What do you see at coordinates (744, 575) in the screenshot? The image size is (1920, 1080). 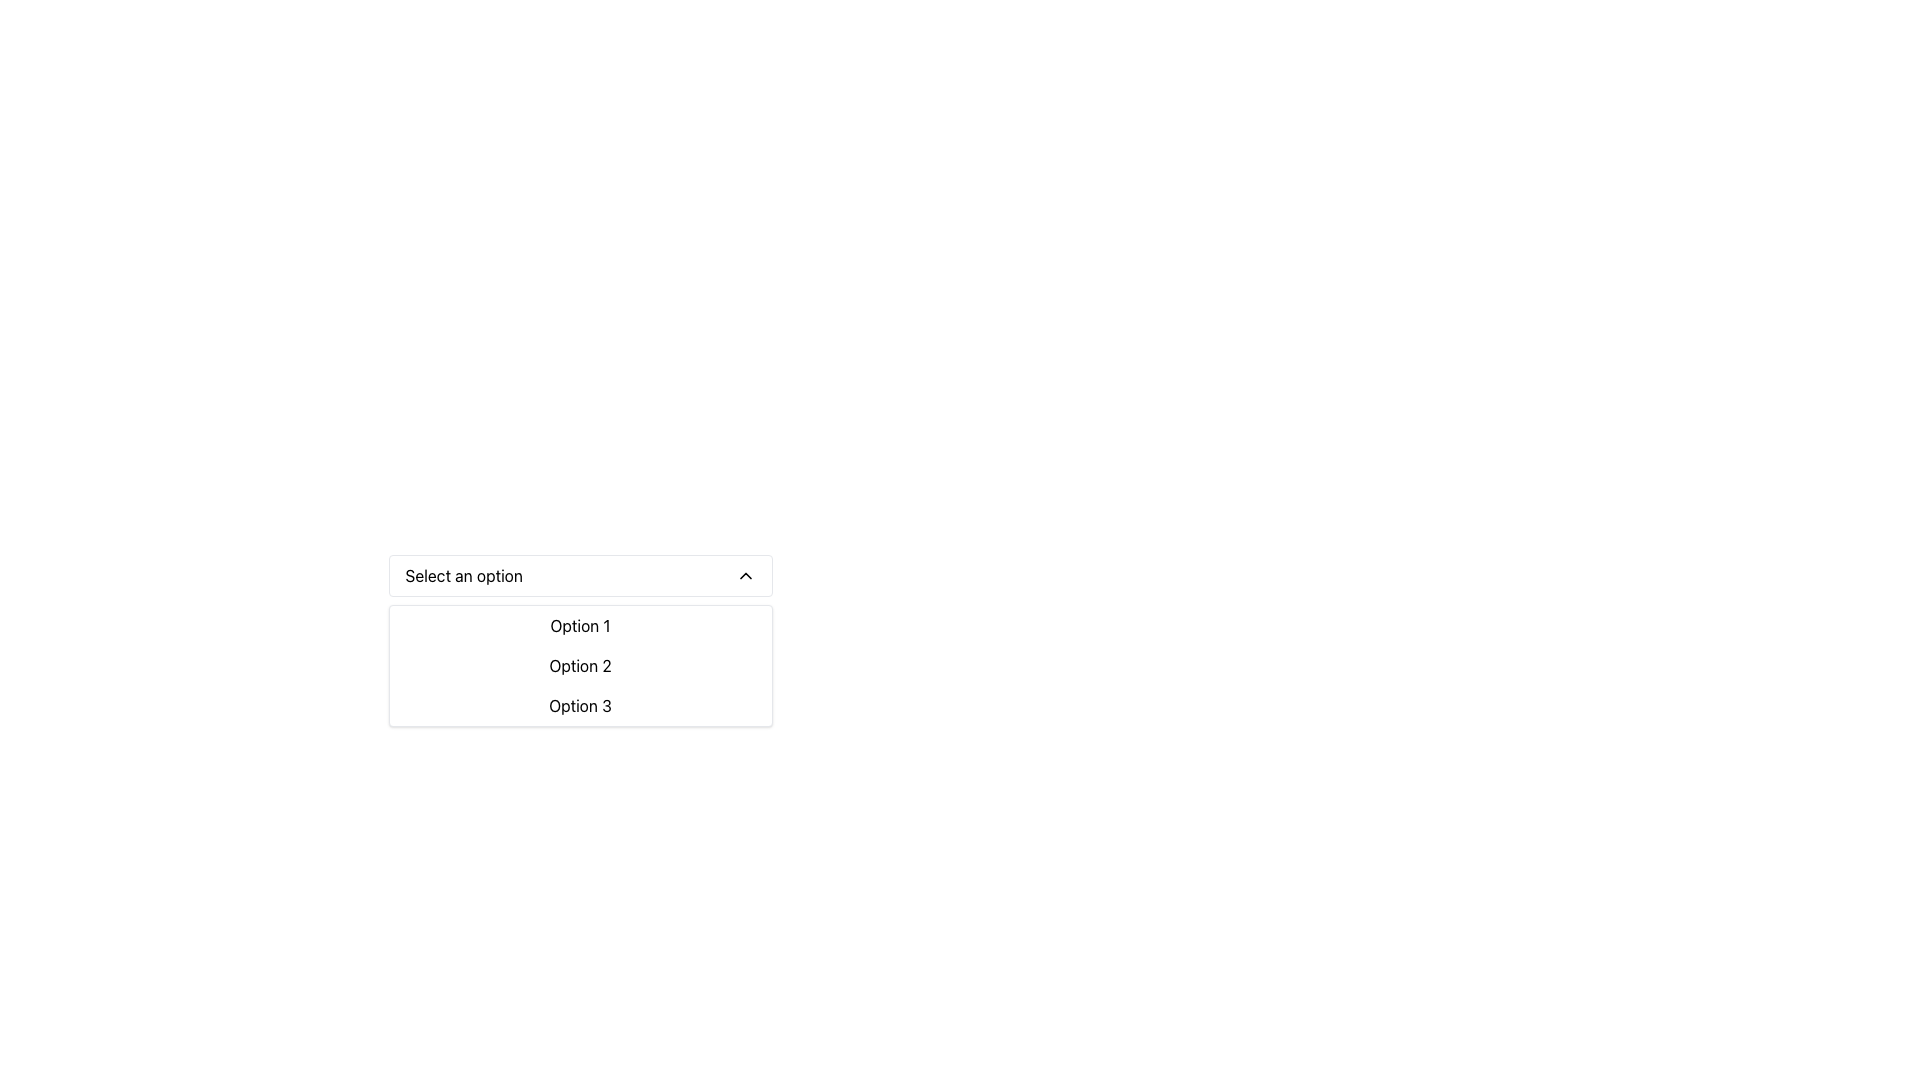 I see `the small chevron-up icon located at the top right corner of the 'Select an option' dropdown menu` at bounding box center [744, 575].